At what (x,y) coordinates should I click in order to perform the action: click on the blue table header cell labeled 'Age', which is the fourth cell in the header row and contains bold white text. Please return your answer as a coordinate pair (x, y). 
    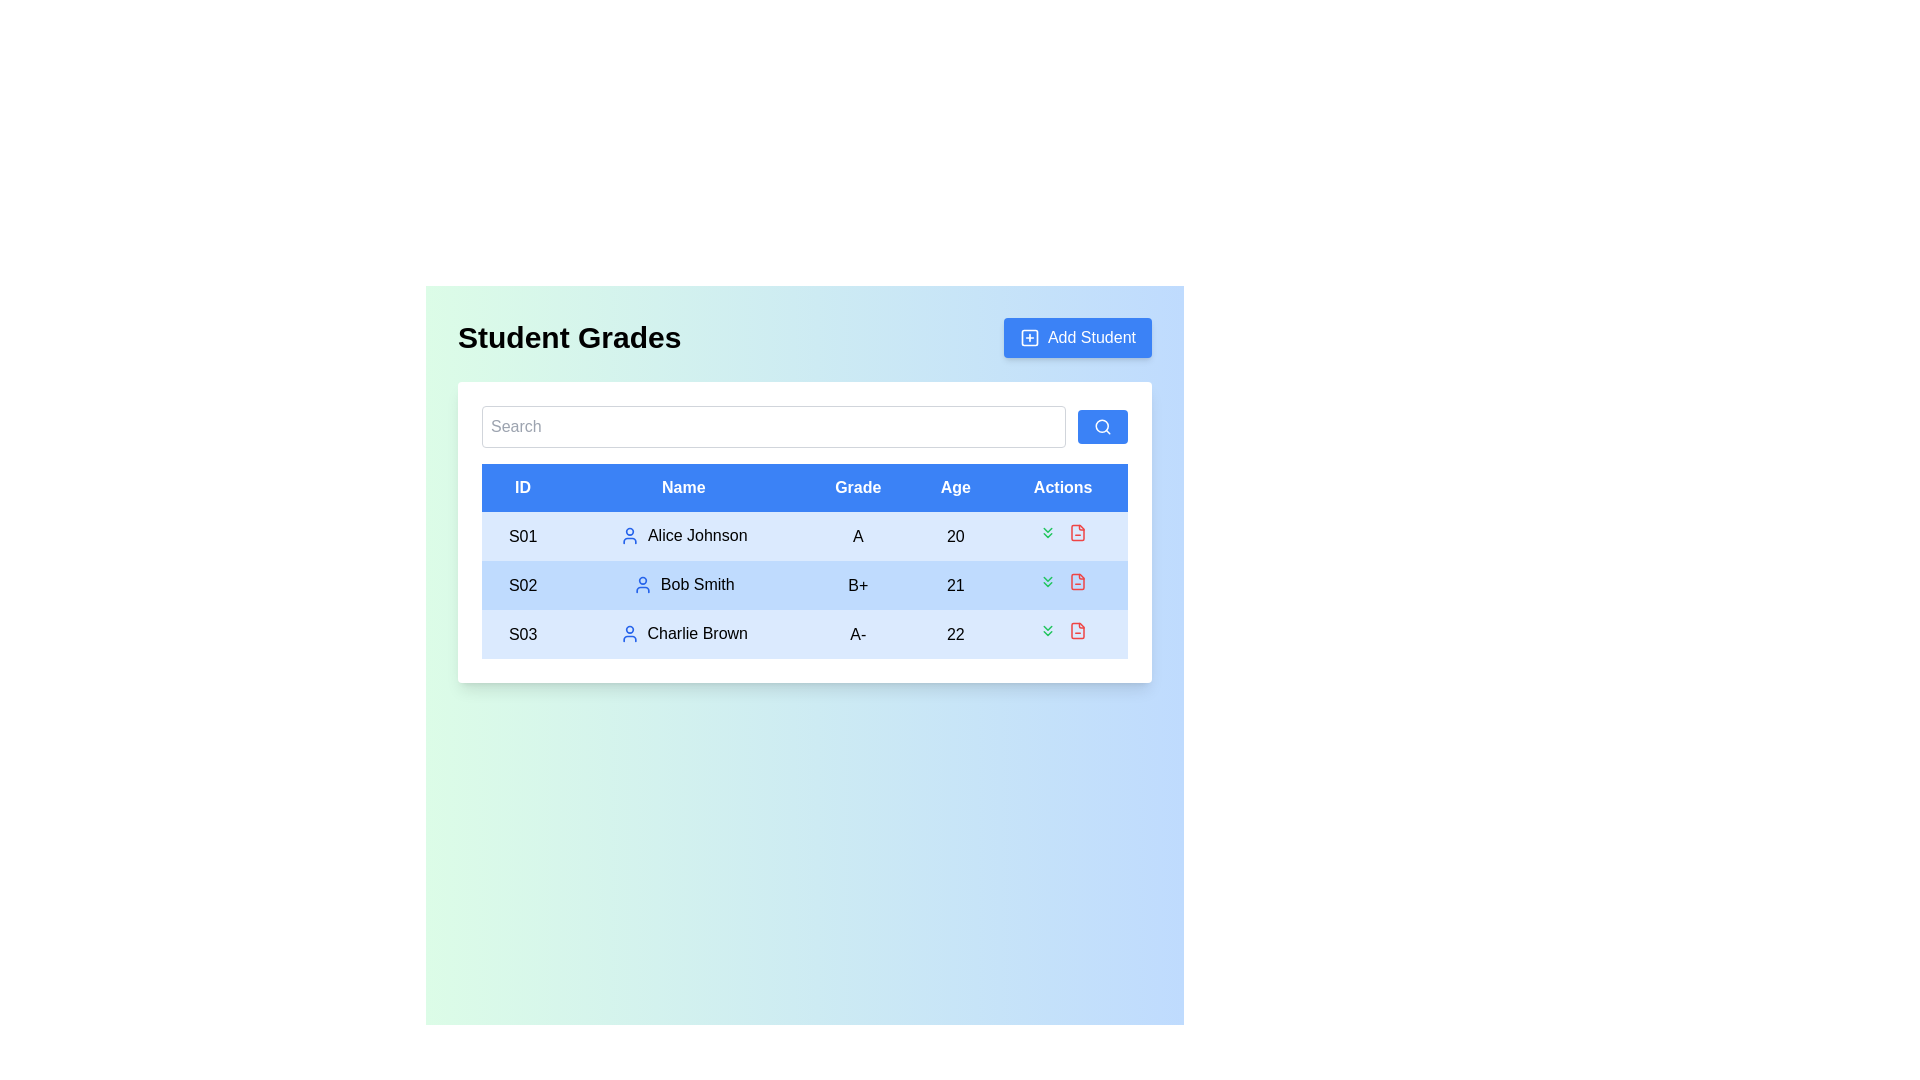
    Looking at the image, I should click on (954, 488).